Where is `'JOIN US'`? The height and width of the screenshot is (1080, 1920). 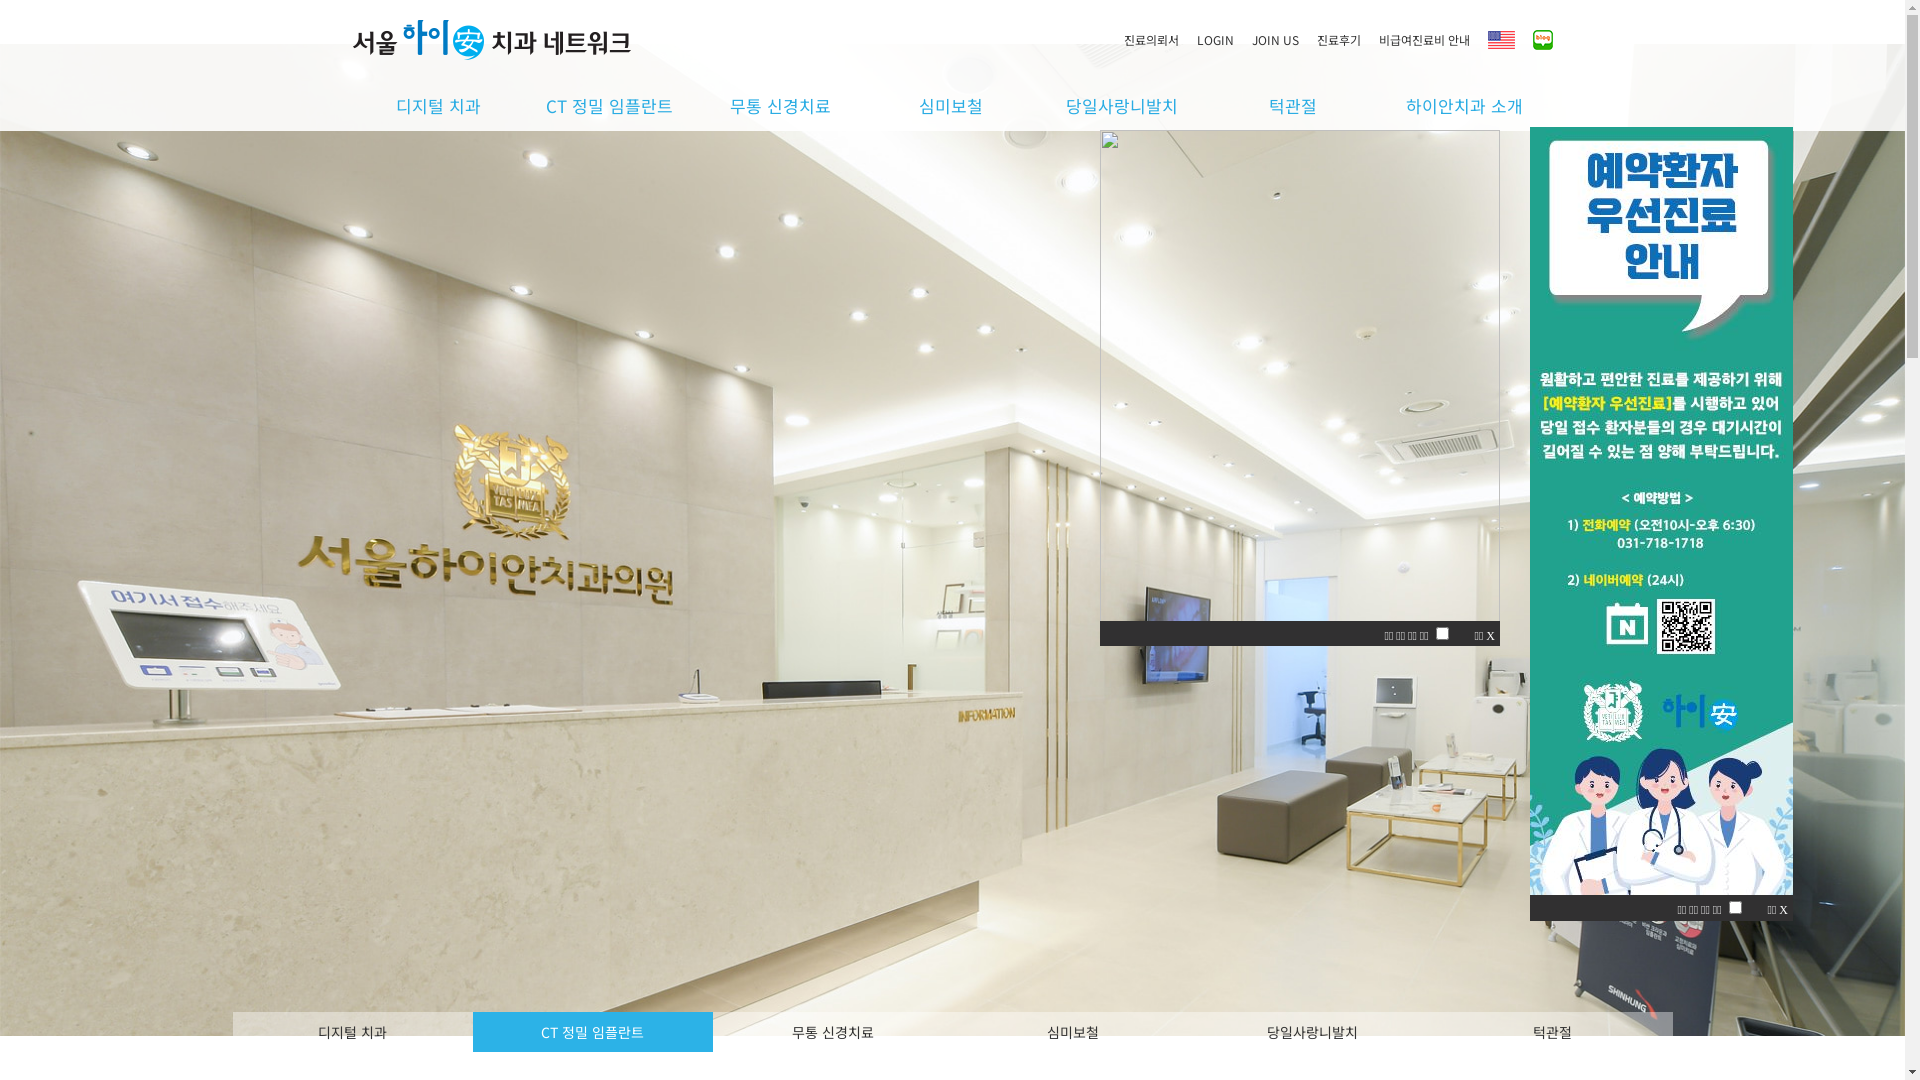 'JOIN US' is located at coordinates (1282, 39).